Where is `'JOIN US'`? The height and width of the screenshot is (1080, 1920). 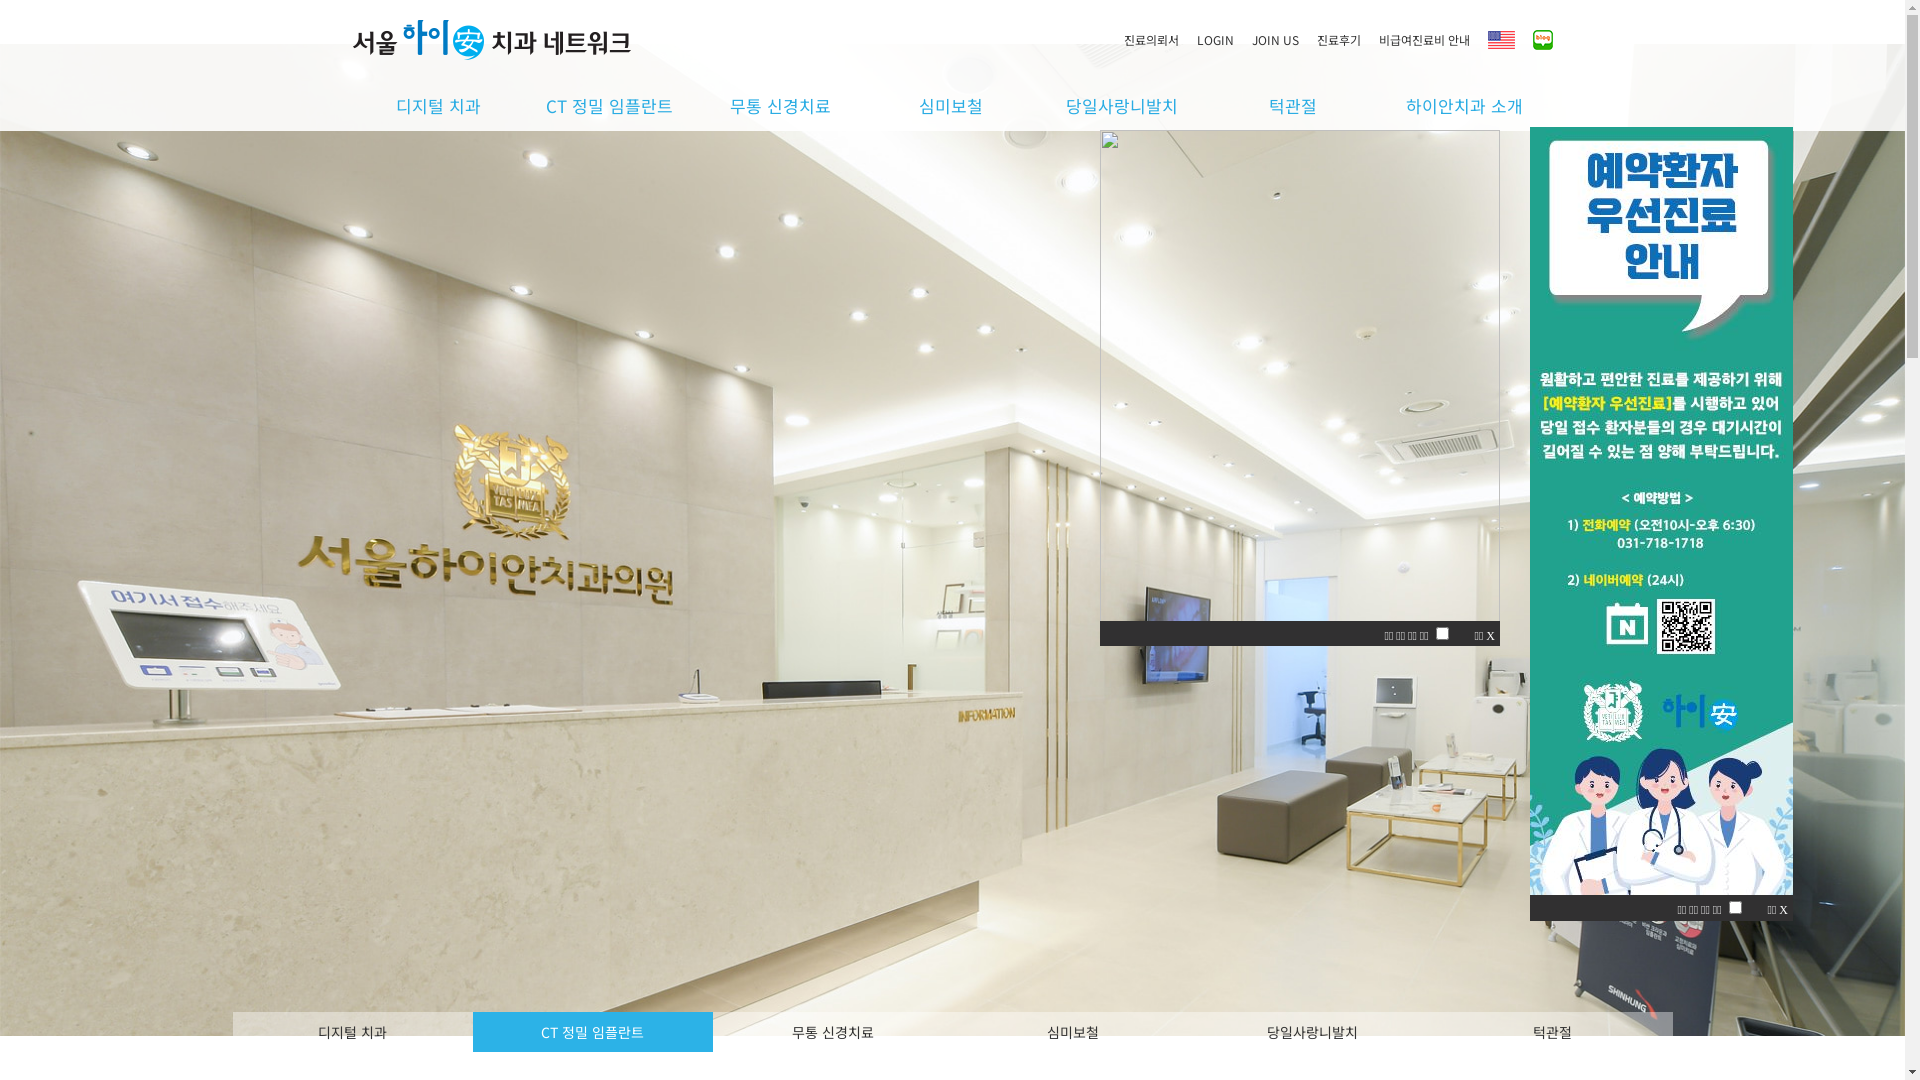 'JOIN US' is located at coordinates (1282, 39).